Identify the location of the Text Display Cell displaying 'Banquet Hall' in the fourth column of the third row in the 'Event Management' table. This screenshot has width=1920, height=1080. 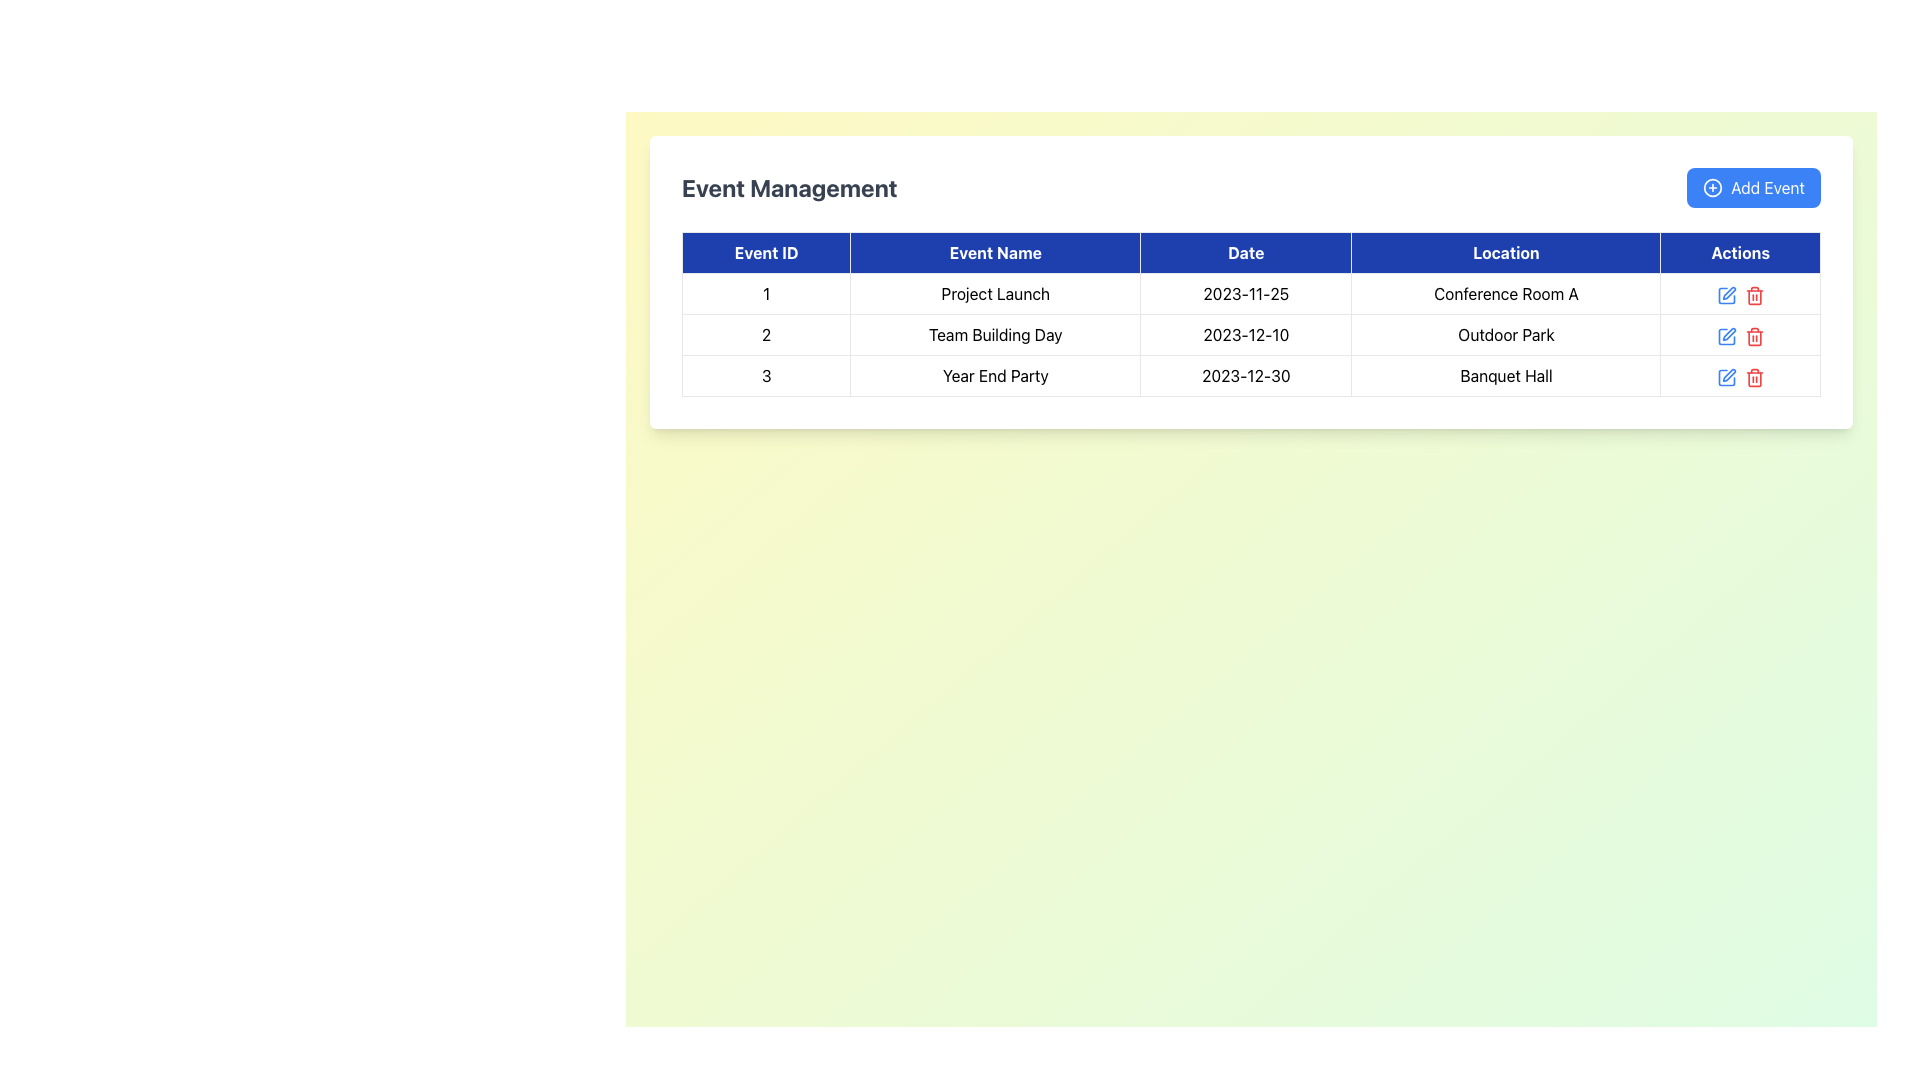
(1506, 375).